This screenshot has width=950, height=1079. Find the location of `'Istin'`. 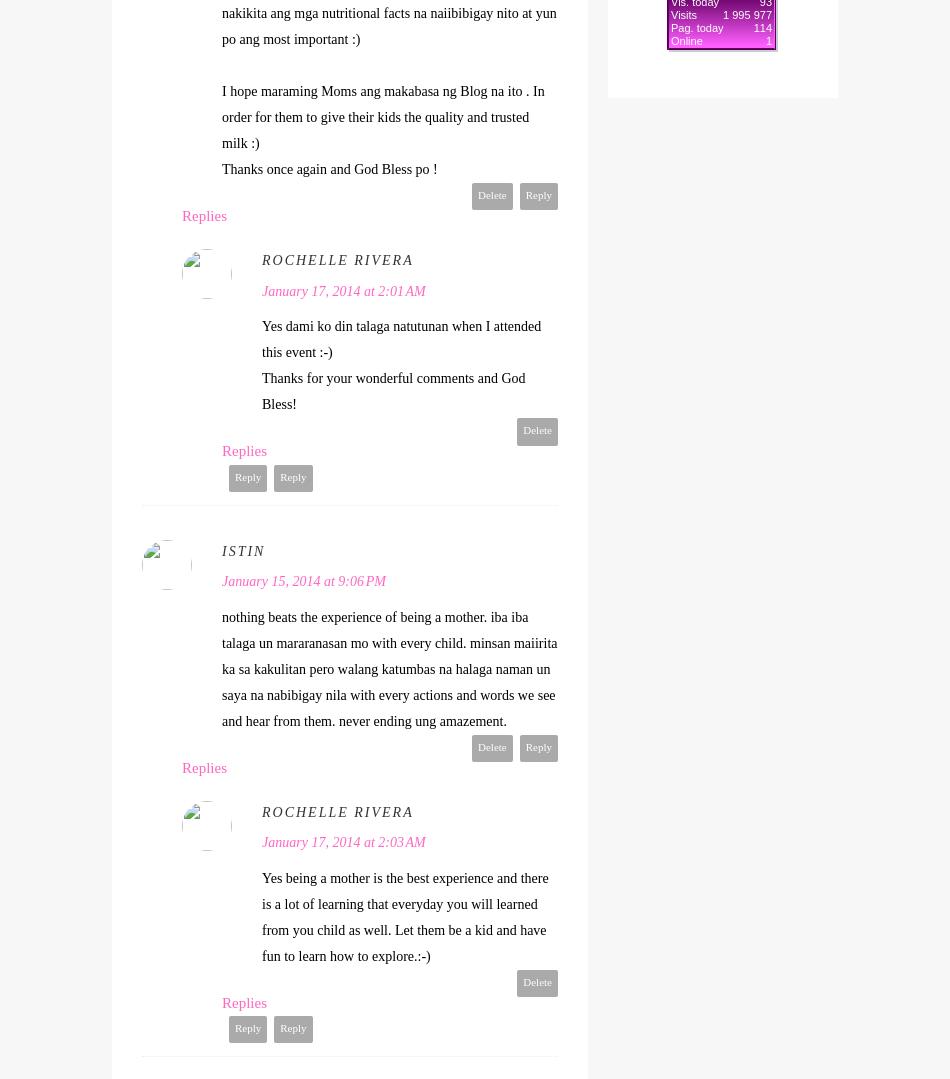

'Istin' is located at coordinates (242, 549).